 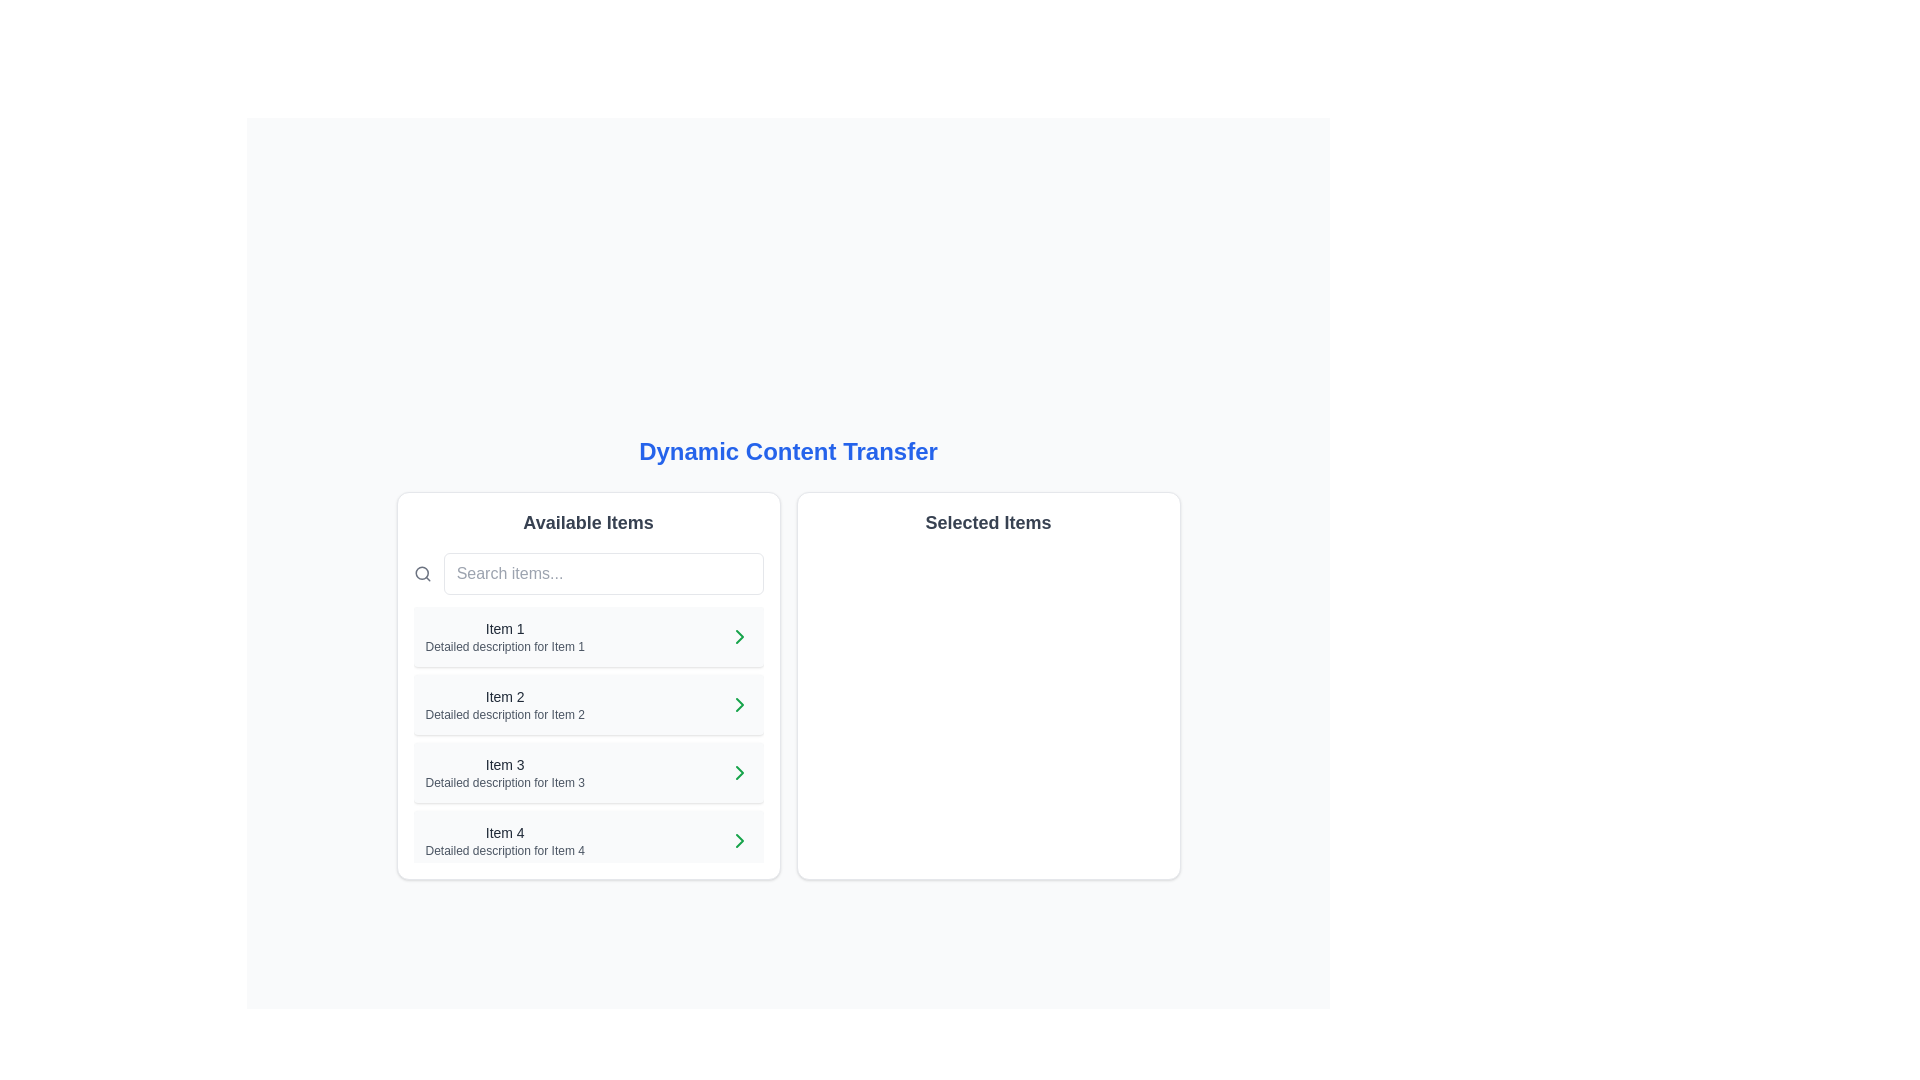 I want to click on the 'Item 4' text label, which is the bold title of the fourth list entry in the 'Available Items' section, so click(x=505, y=833).